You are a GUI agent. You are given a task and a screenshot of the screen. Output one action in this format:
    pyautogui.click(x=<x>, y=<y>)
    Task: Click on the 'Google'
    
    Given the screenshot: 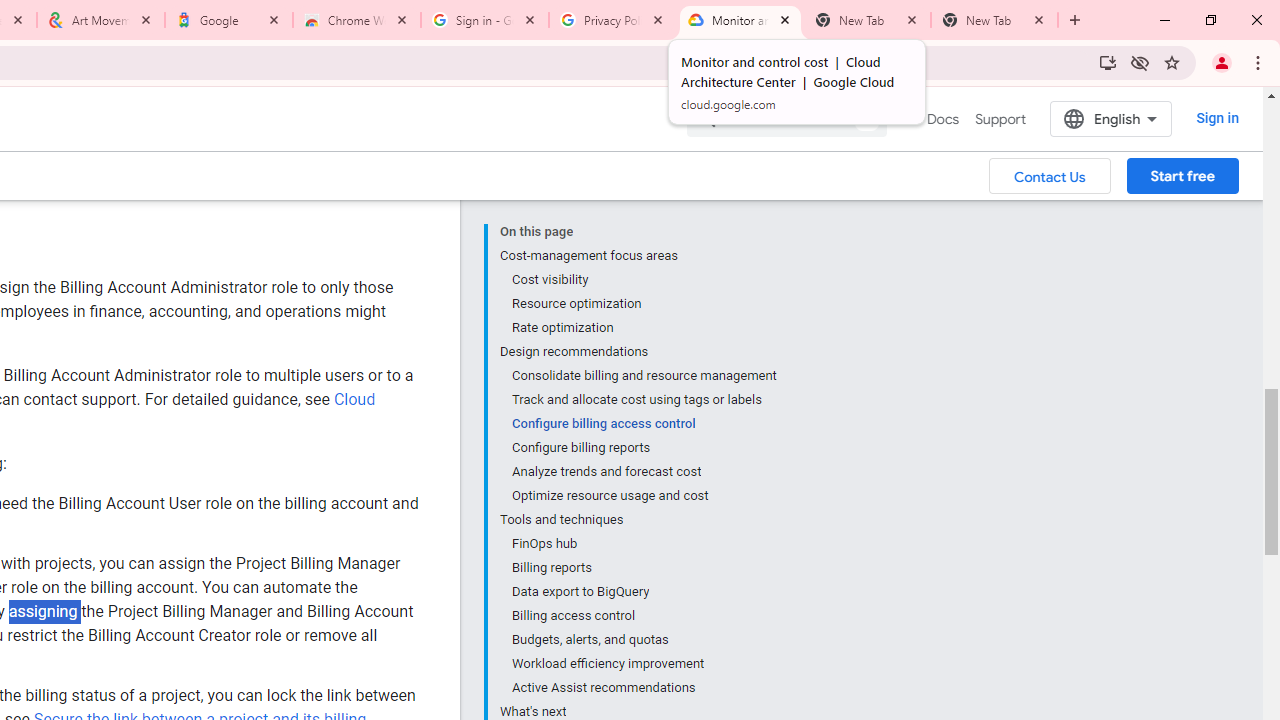 What is the action you would take?
    pyautogui.click(x=229, y=20)
    